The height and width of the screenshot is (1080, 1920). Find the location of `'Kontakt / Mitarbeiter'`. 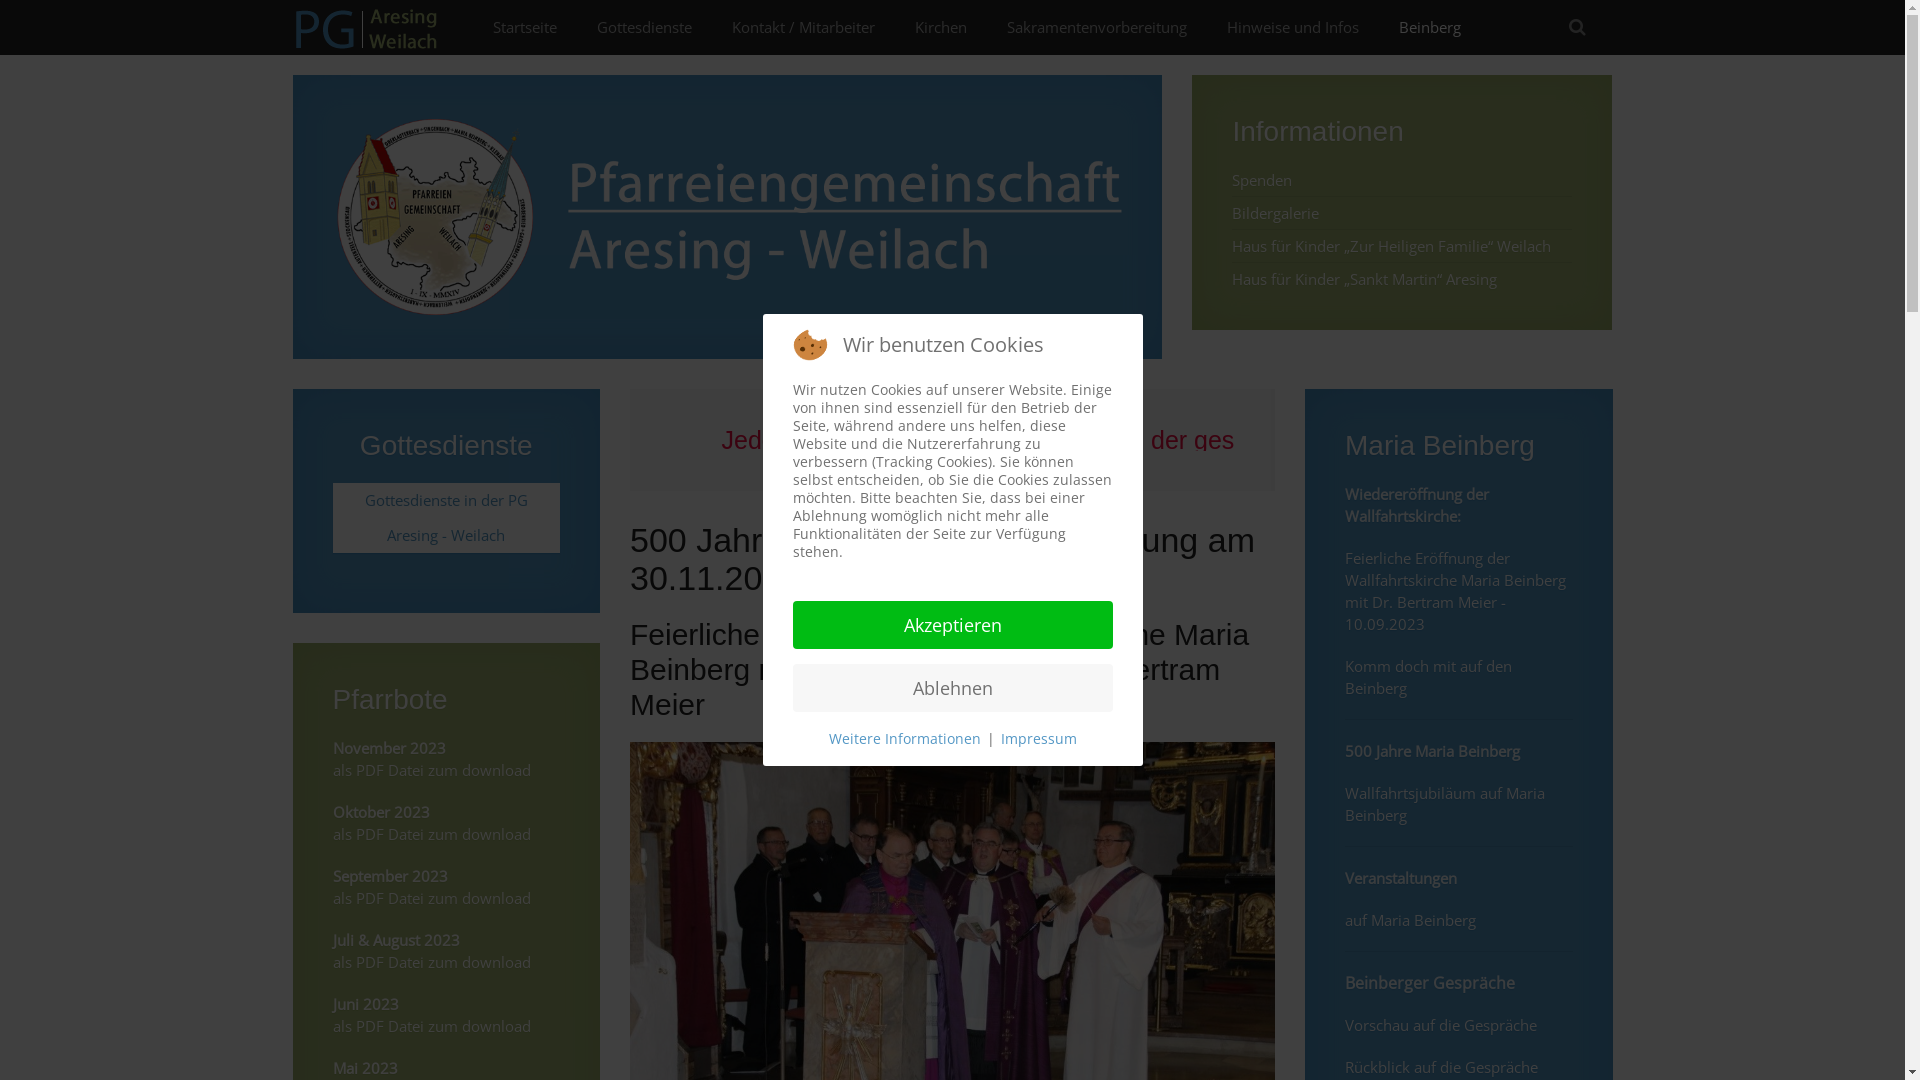

'Kontakt / Mitarbeiter' is located at coordinates (803, 27).